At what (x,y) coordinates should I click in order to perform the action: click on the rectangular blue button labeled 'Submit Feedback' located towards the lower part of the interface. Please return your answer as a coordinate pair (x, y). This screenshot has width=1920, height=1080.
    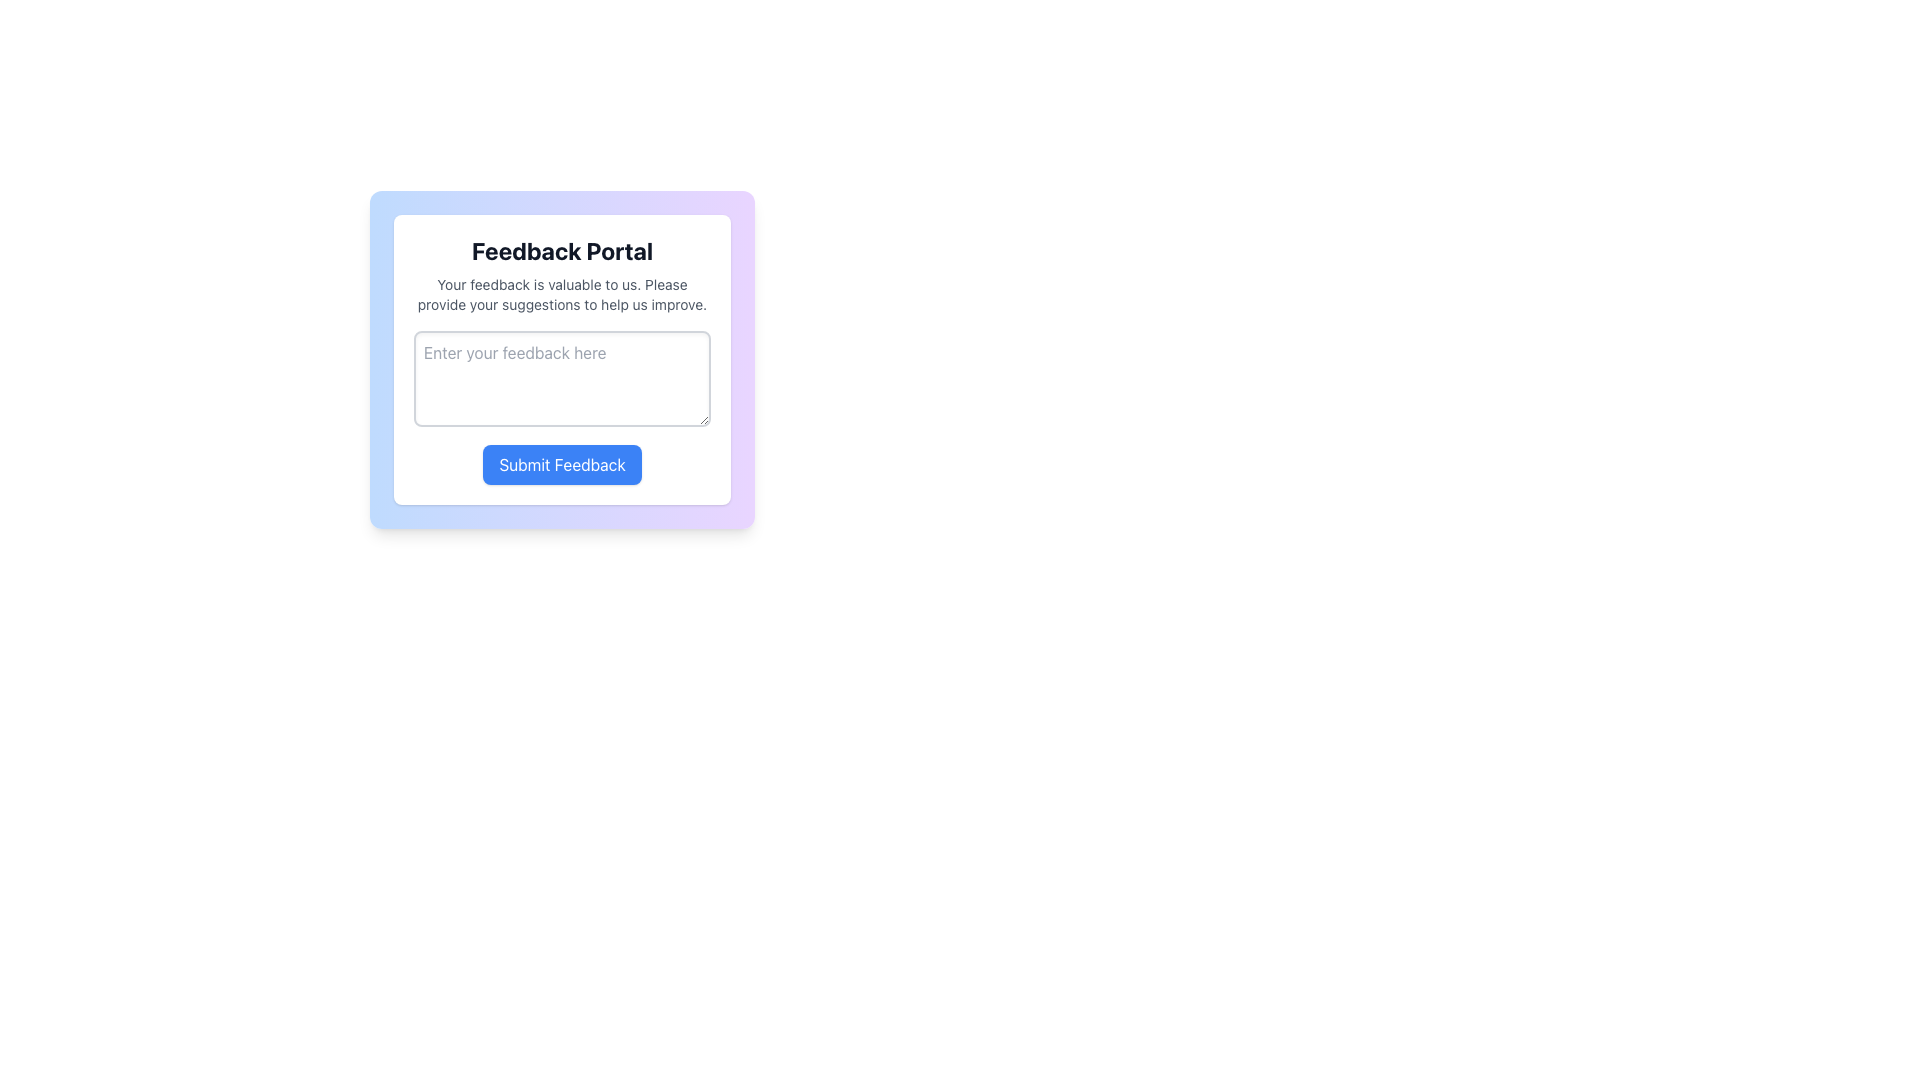
    Looking at the image, I should click on (561, 465).